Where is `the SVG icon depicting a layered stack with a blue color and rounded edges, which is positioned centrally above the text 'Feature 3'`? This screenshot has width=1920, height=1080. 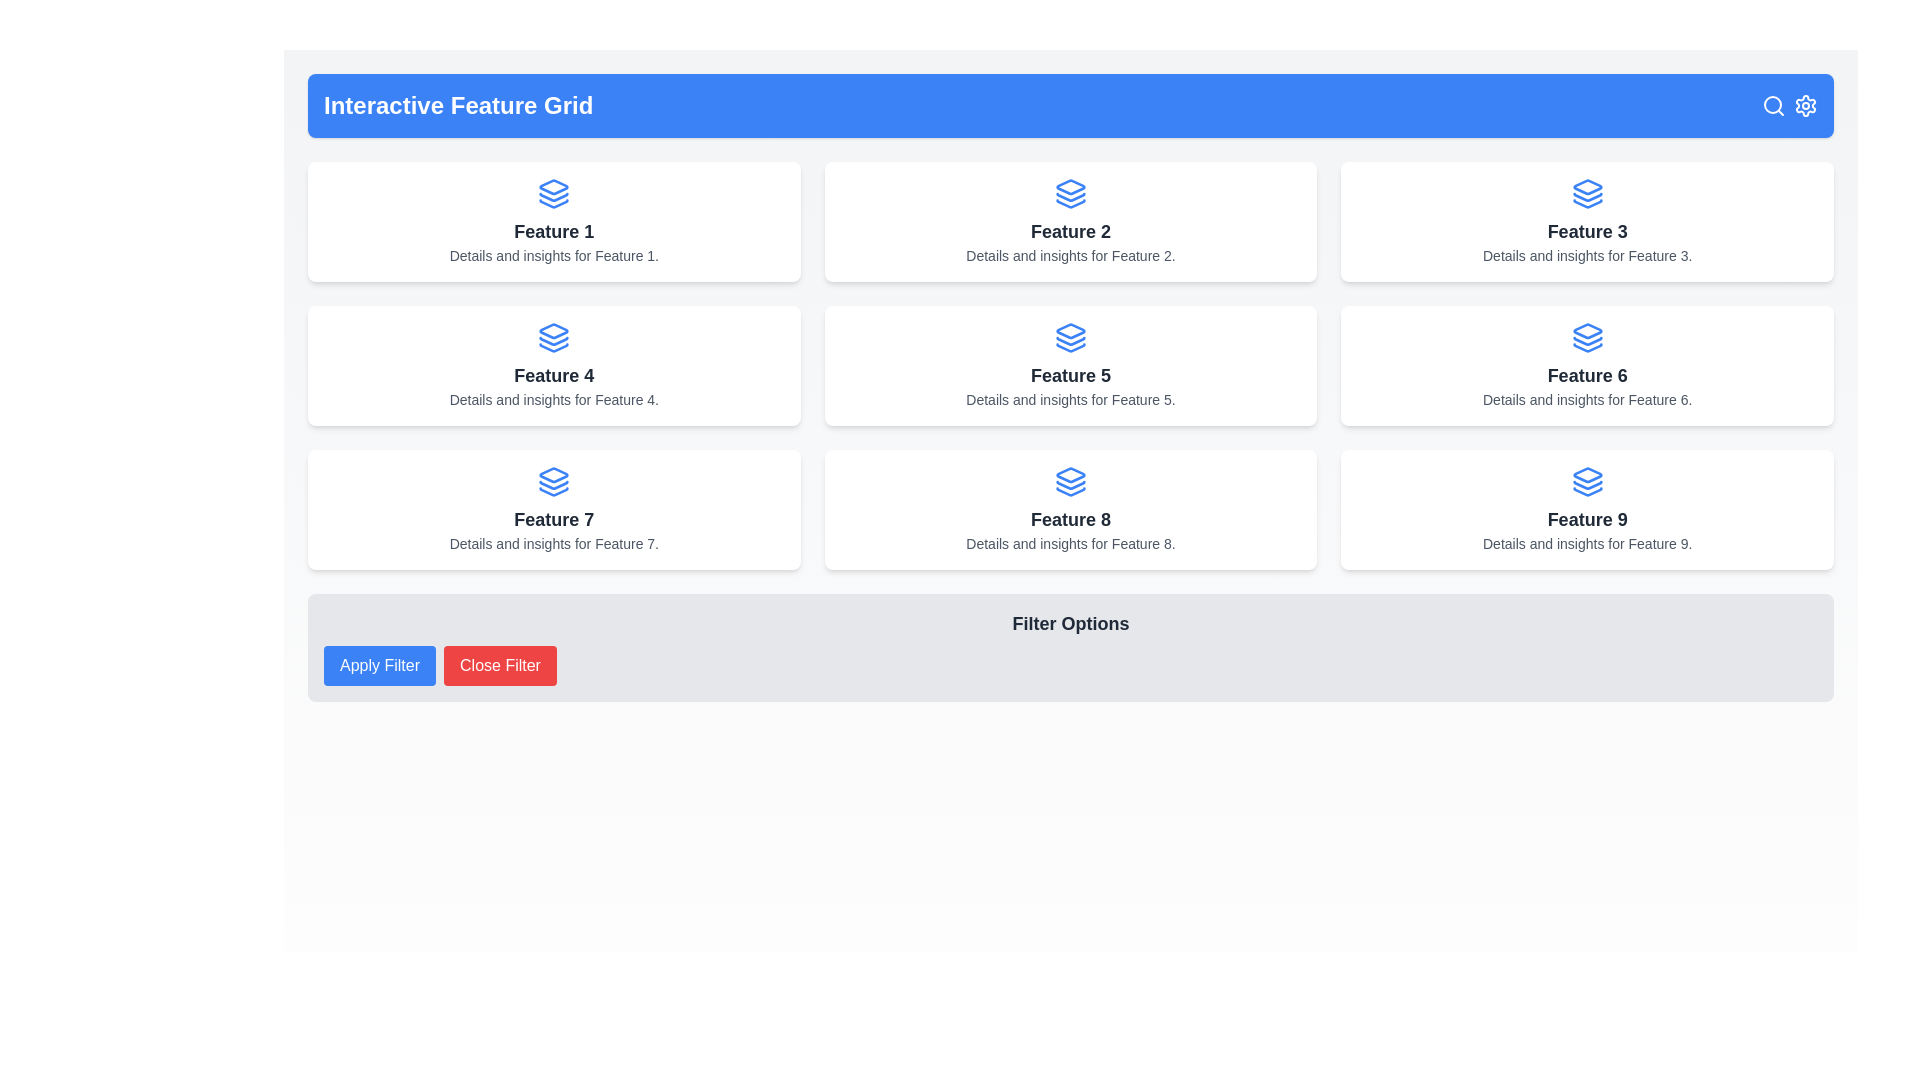
the SVG icon depicting a layered stack with a blue color and rounded edges, which is positioned centrally above the text 'Feature 3' is located at coordinates (1586, 193).